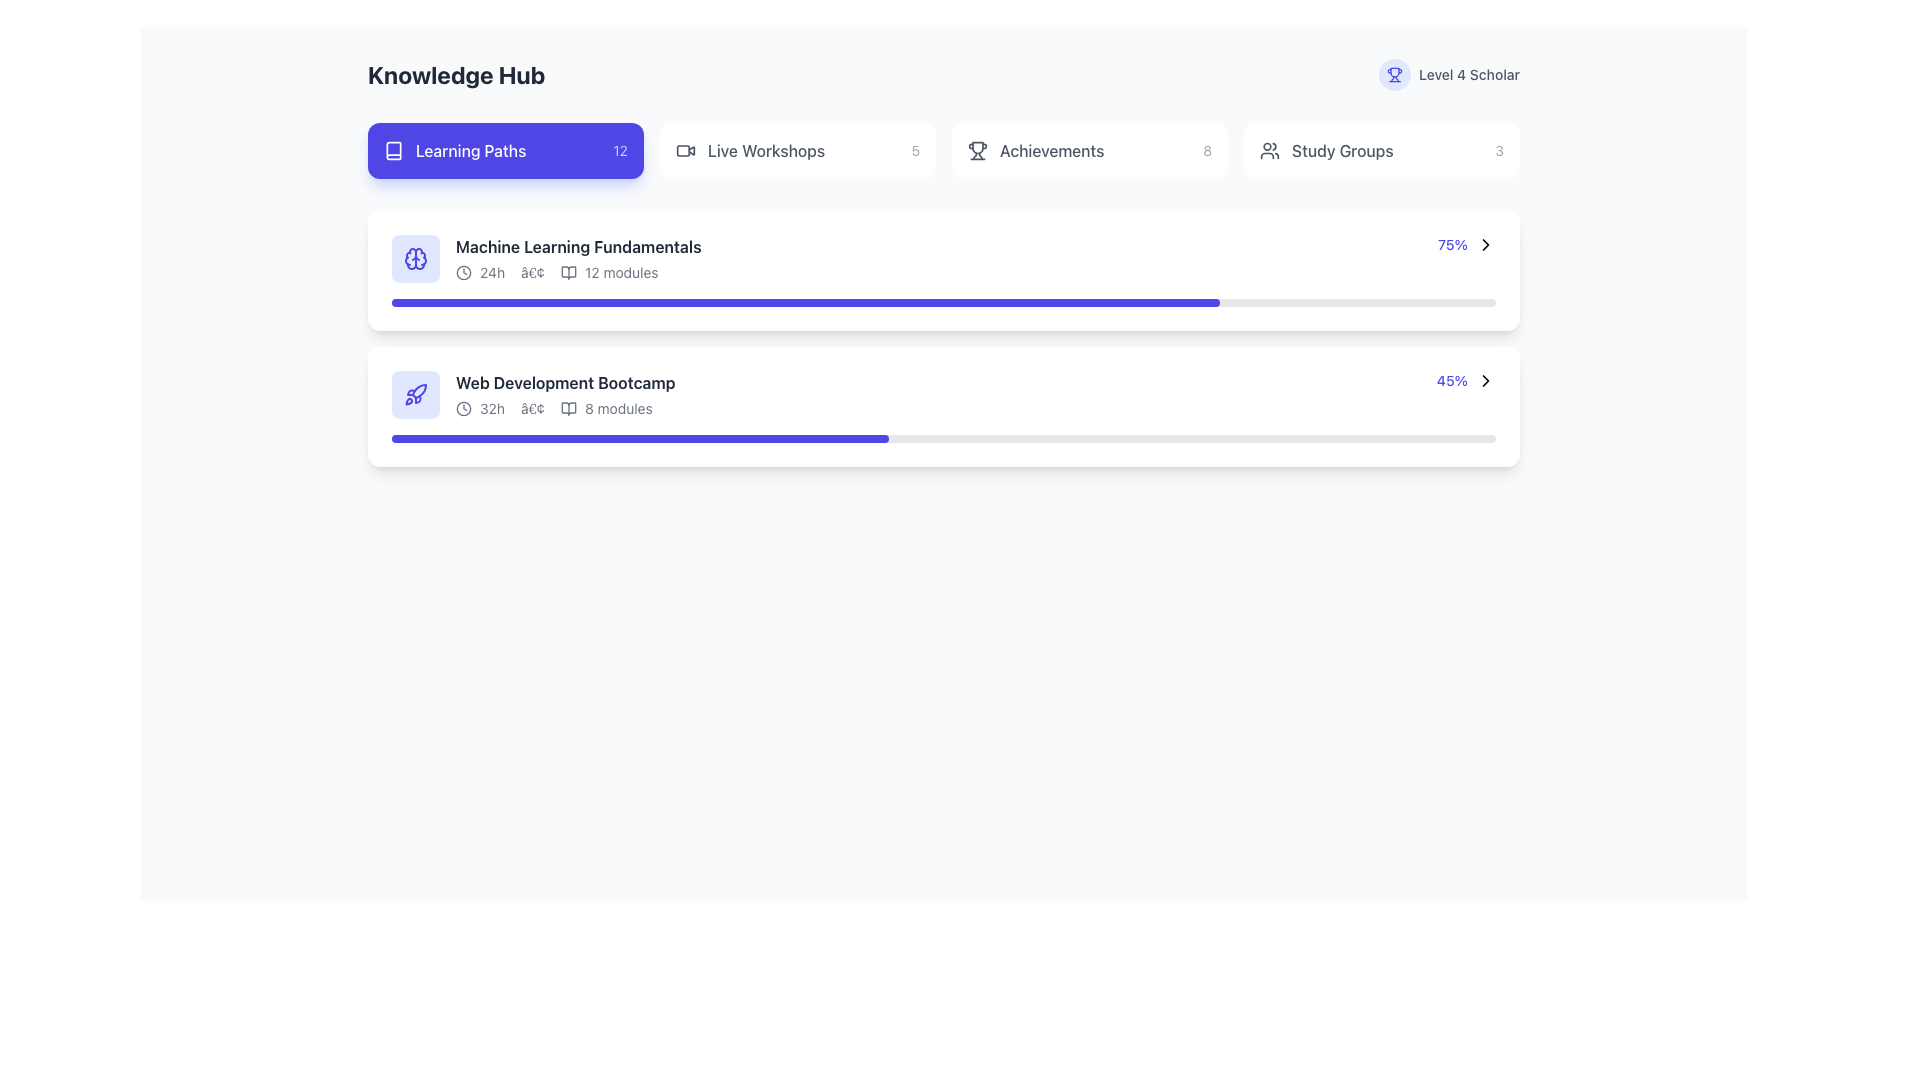 The height and width of the screenshot is (1080, 1920). I want to click on the circular brain icon with an indigo background located at the top left of the 'Machine Learning Fundamentals' list item in the 'Learning Paths' section, so click(415, 257).